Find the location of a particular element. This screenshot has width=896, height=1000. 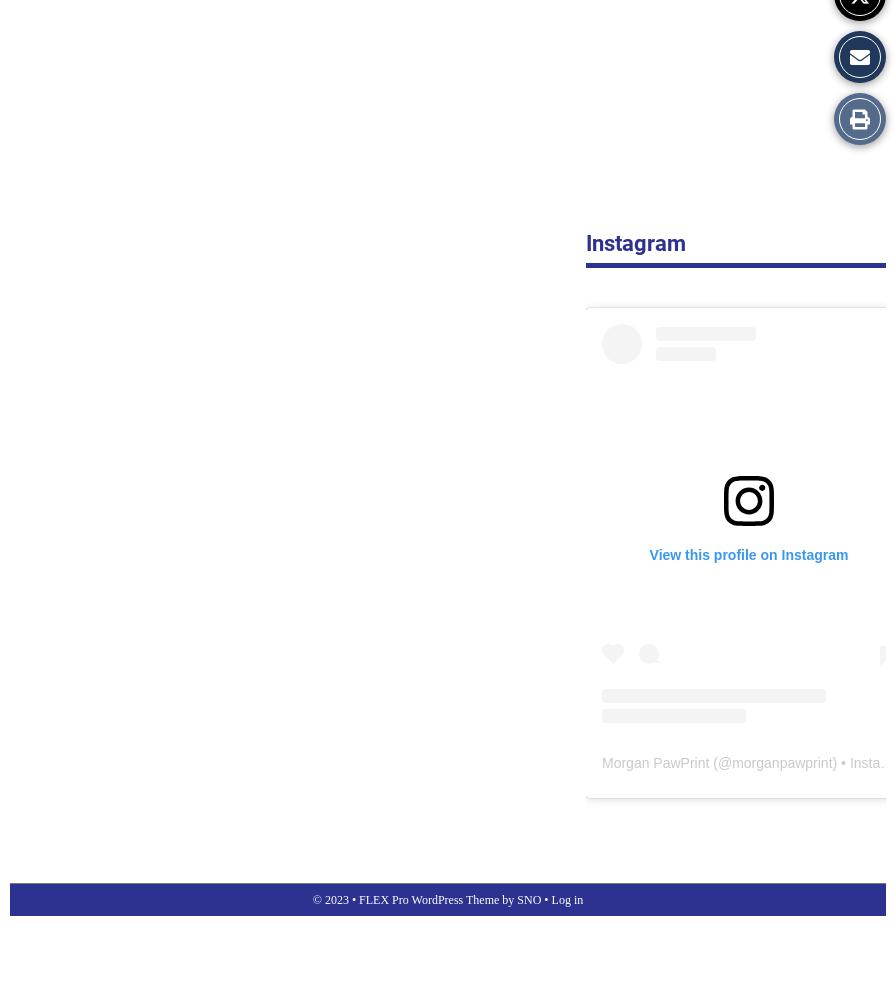

'© 2023  •' is located at coordinates (335, 899).